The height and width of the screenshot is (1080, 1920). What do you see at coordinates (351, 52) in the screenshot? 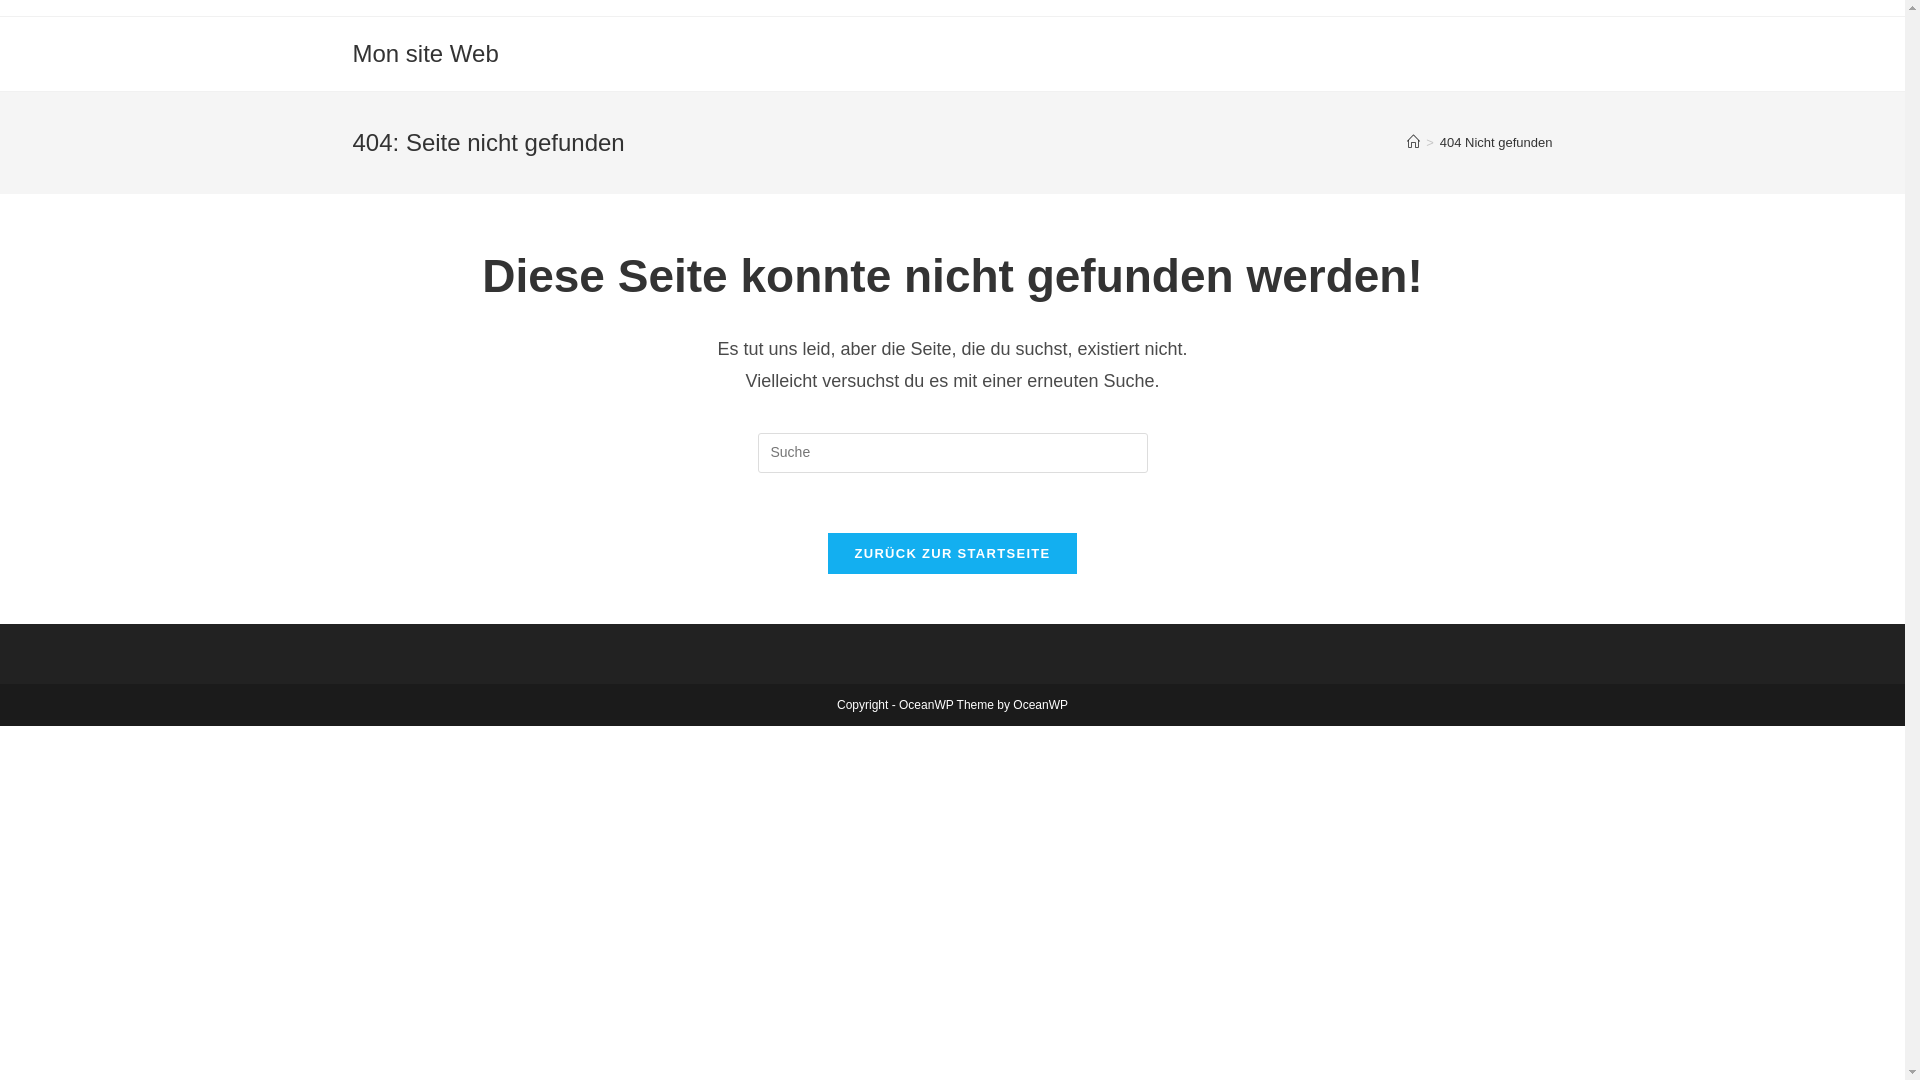
I see `'Mon site Web'` at bounding box center [351, 52].